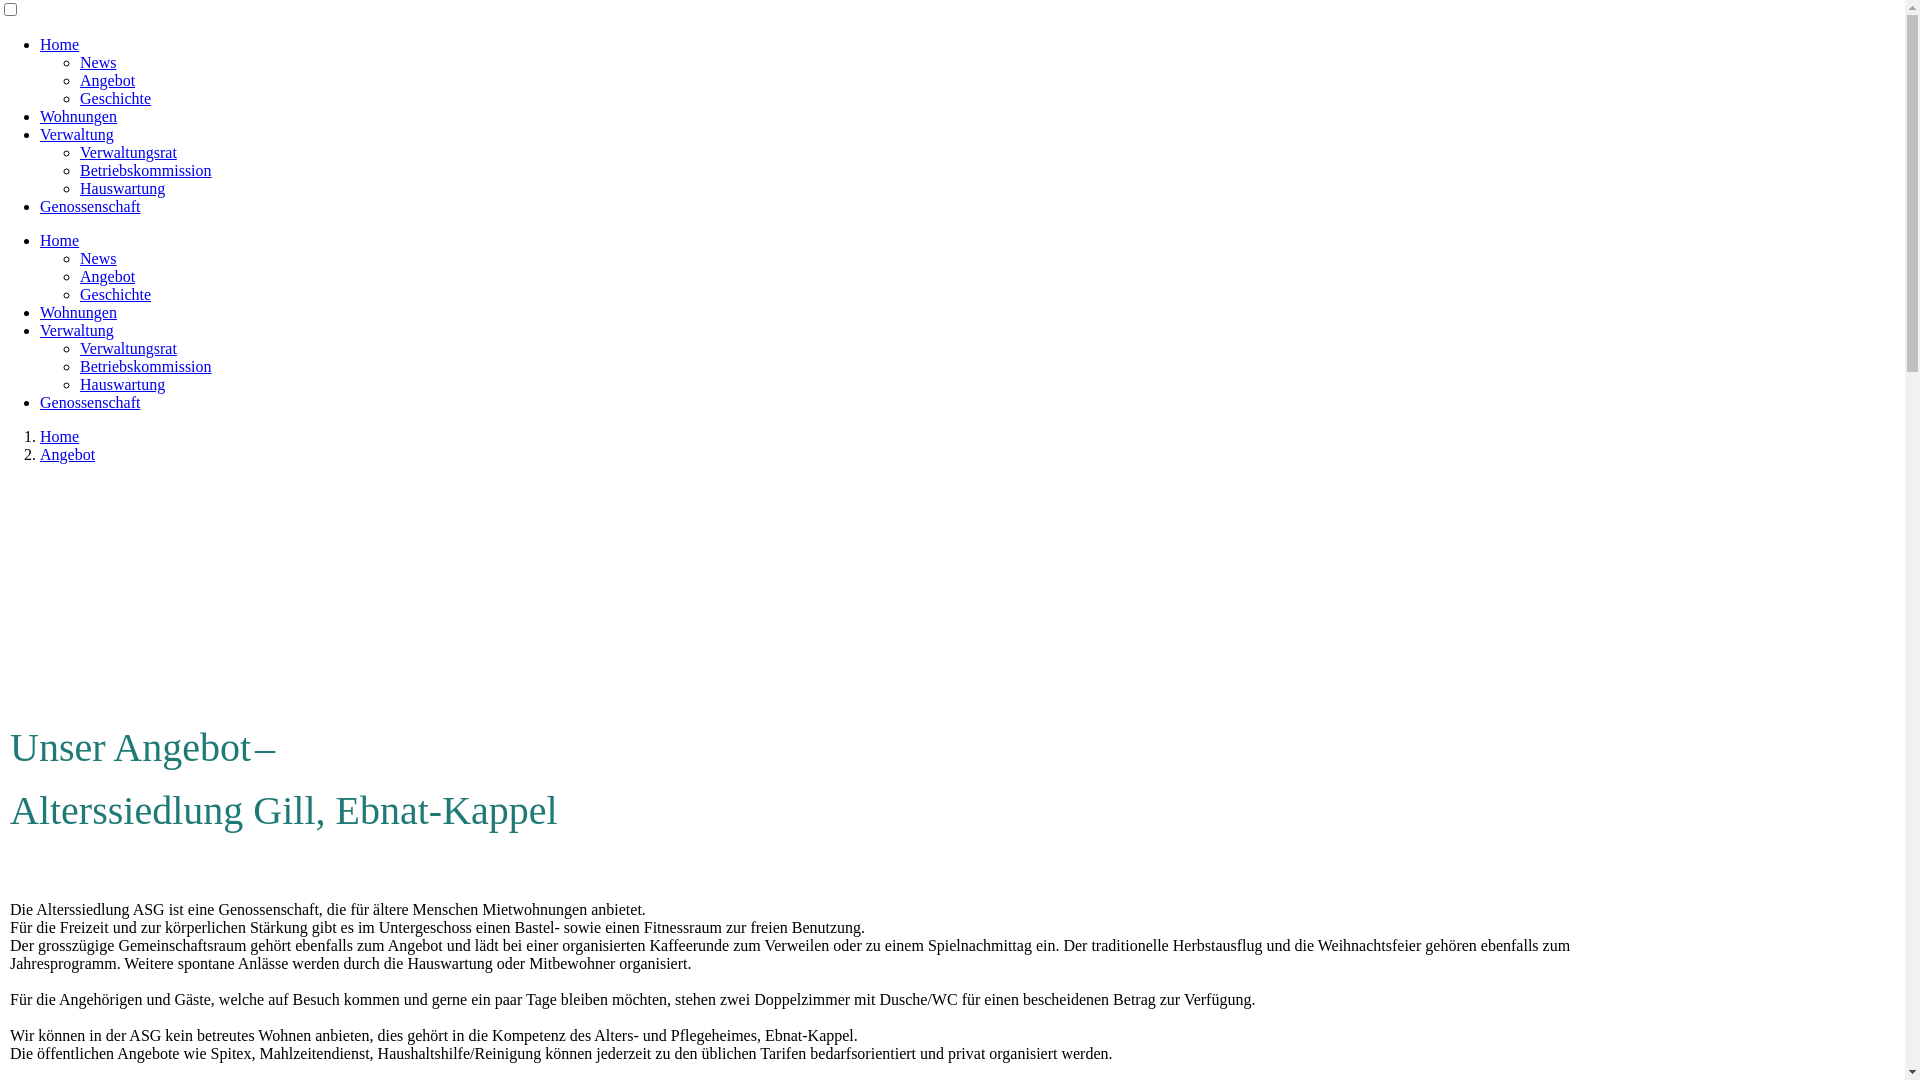  I want to click on 'Hauswartung', so click(121, 384).